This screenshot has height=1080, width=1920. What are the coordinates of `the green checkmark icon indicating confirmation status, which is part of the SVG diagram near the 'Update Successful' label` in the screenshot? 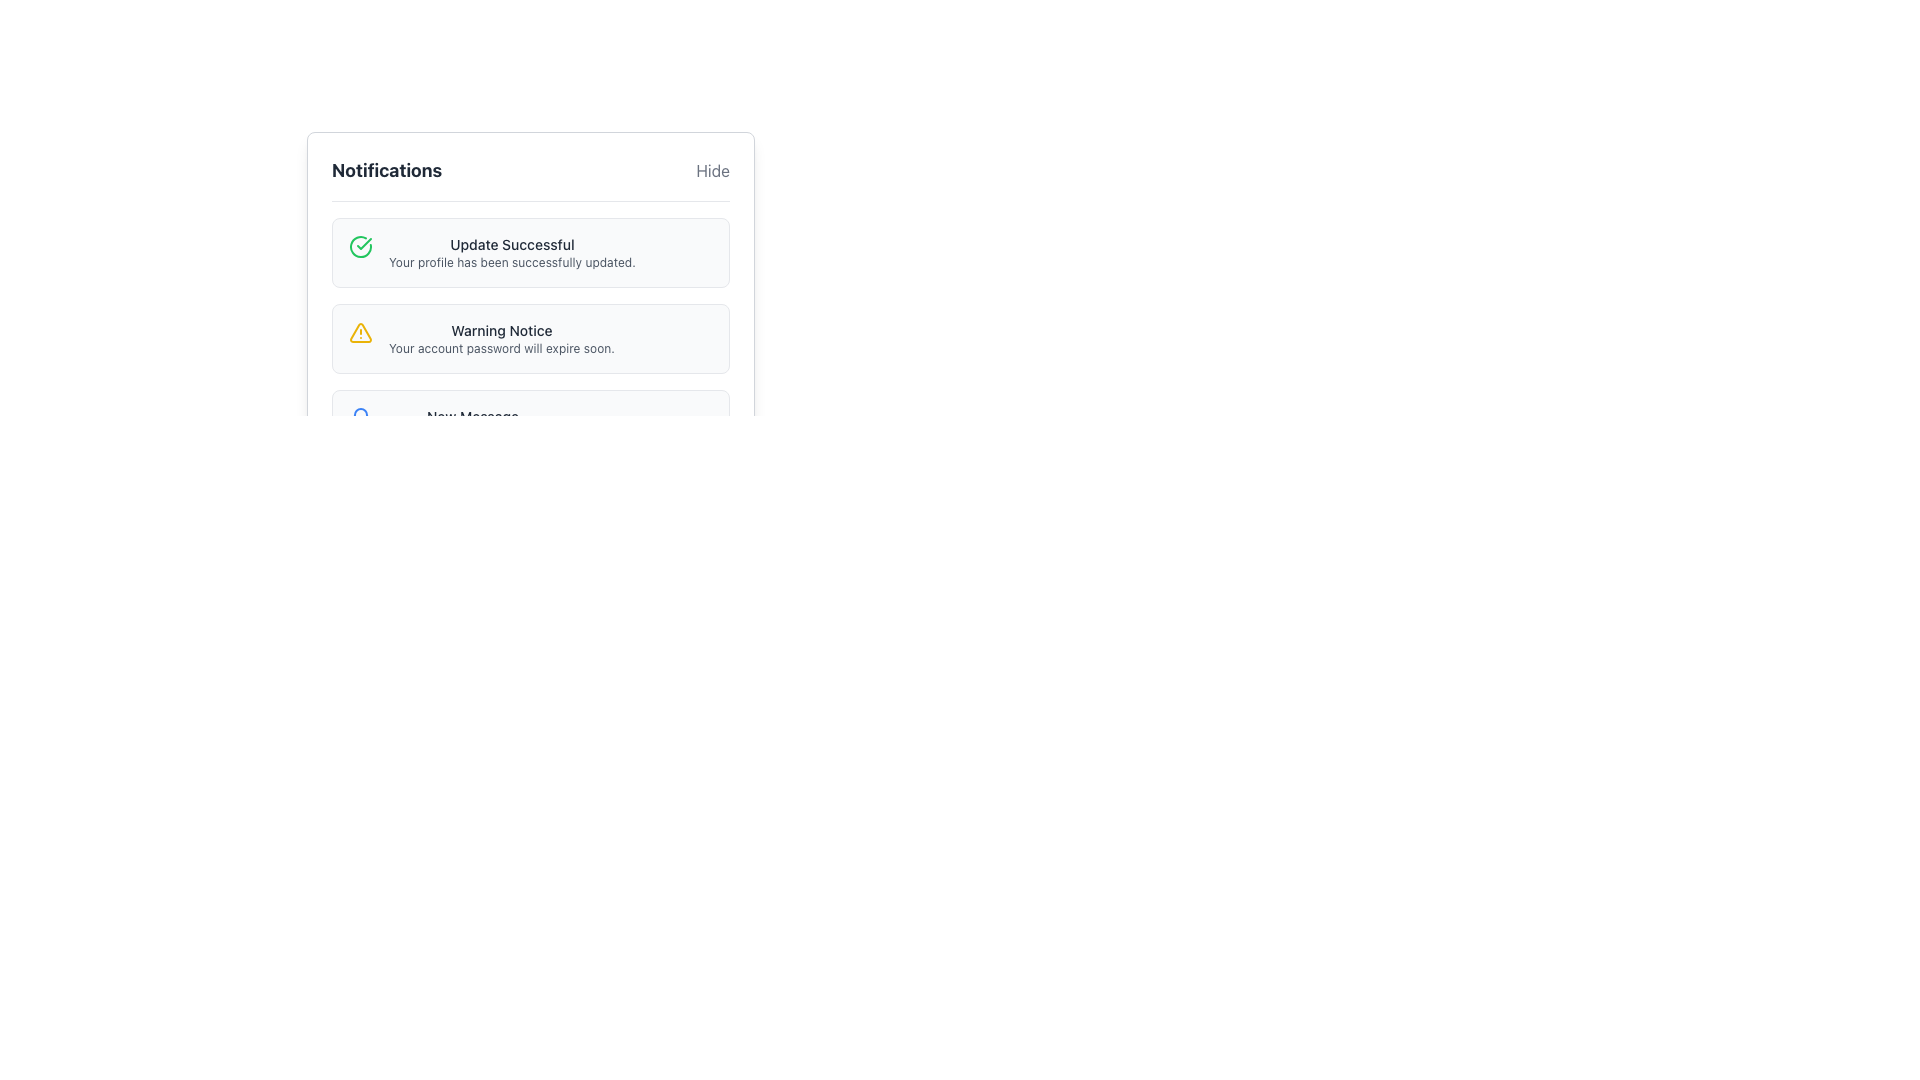 It's located at (364, 242).